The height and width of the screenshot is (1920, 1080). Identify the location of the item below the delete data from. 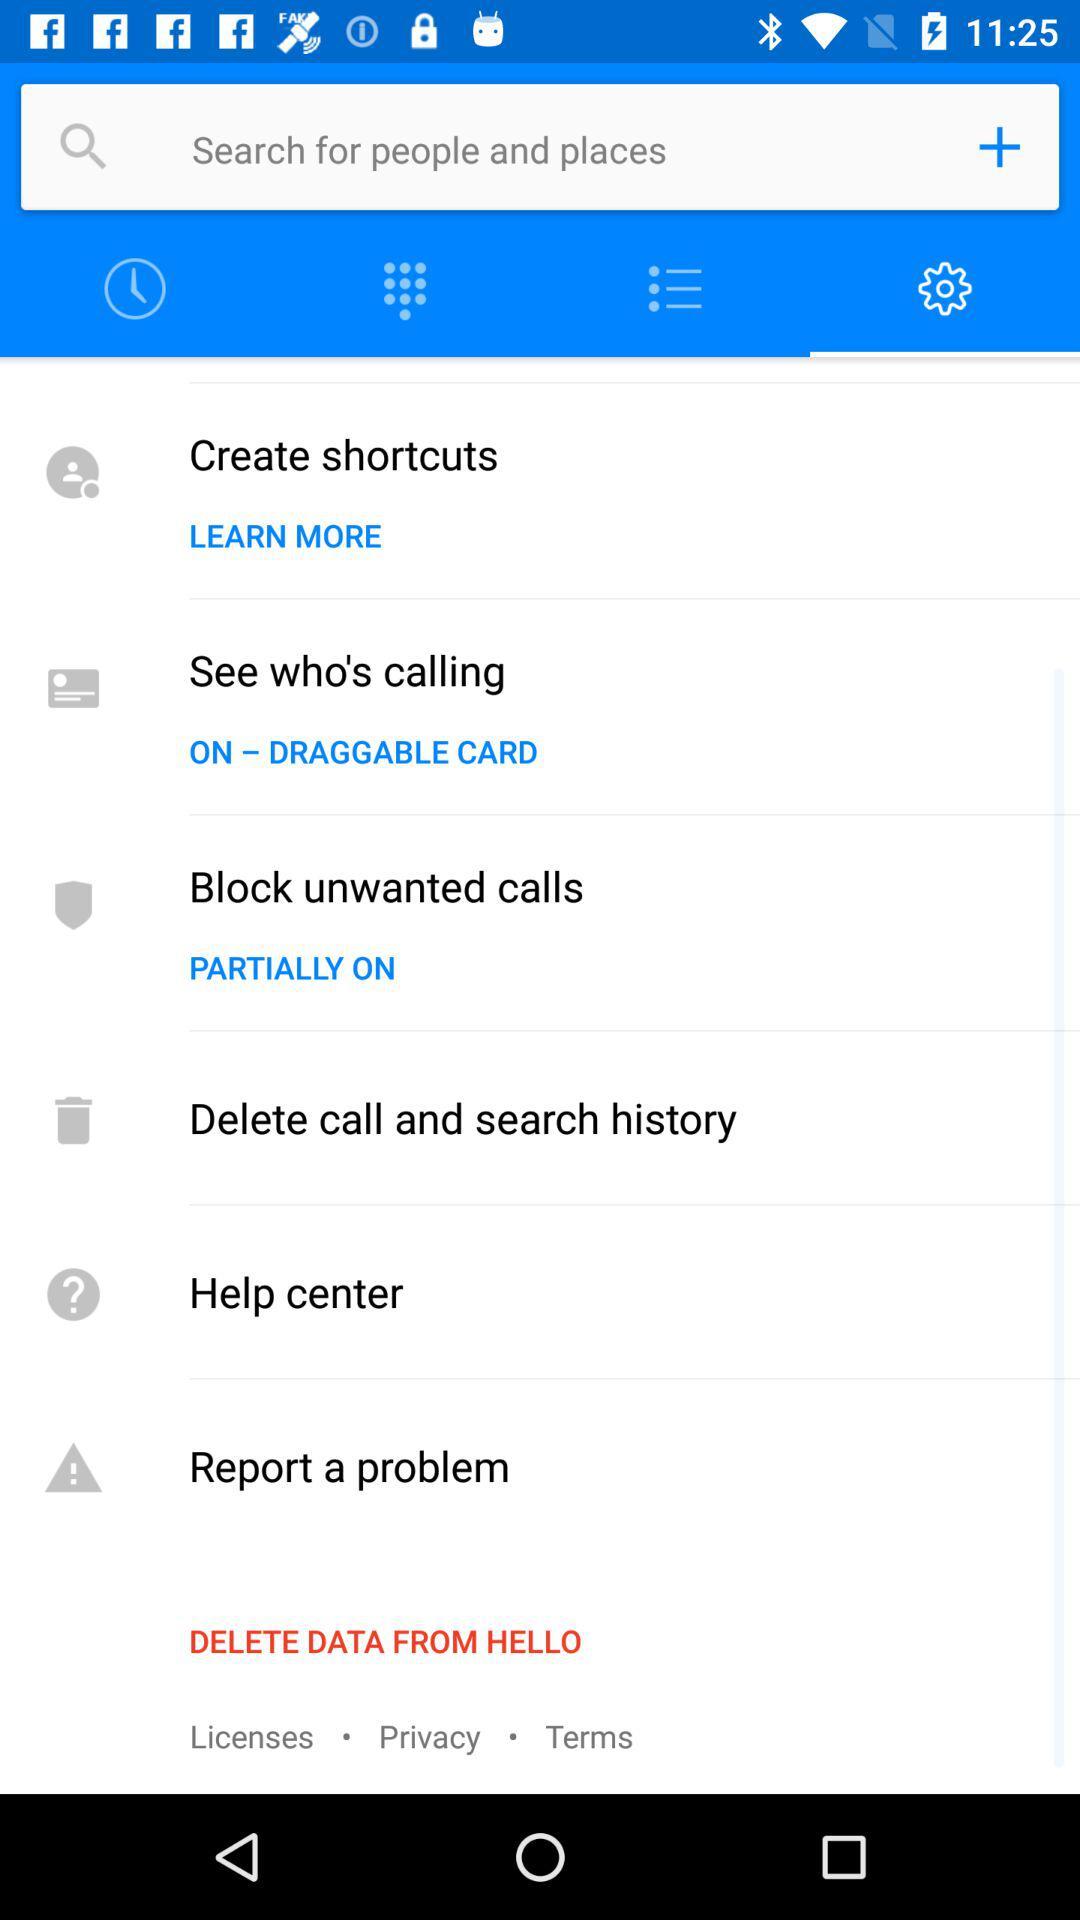
(588, 1734).